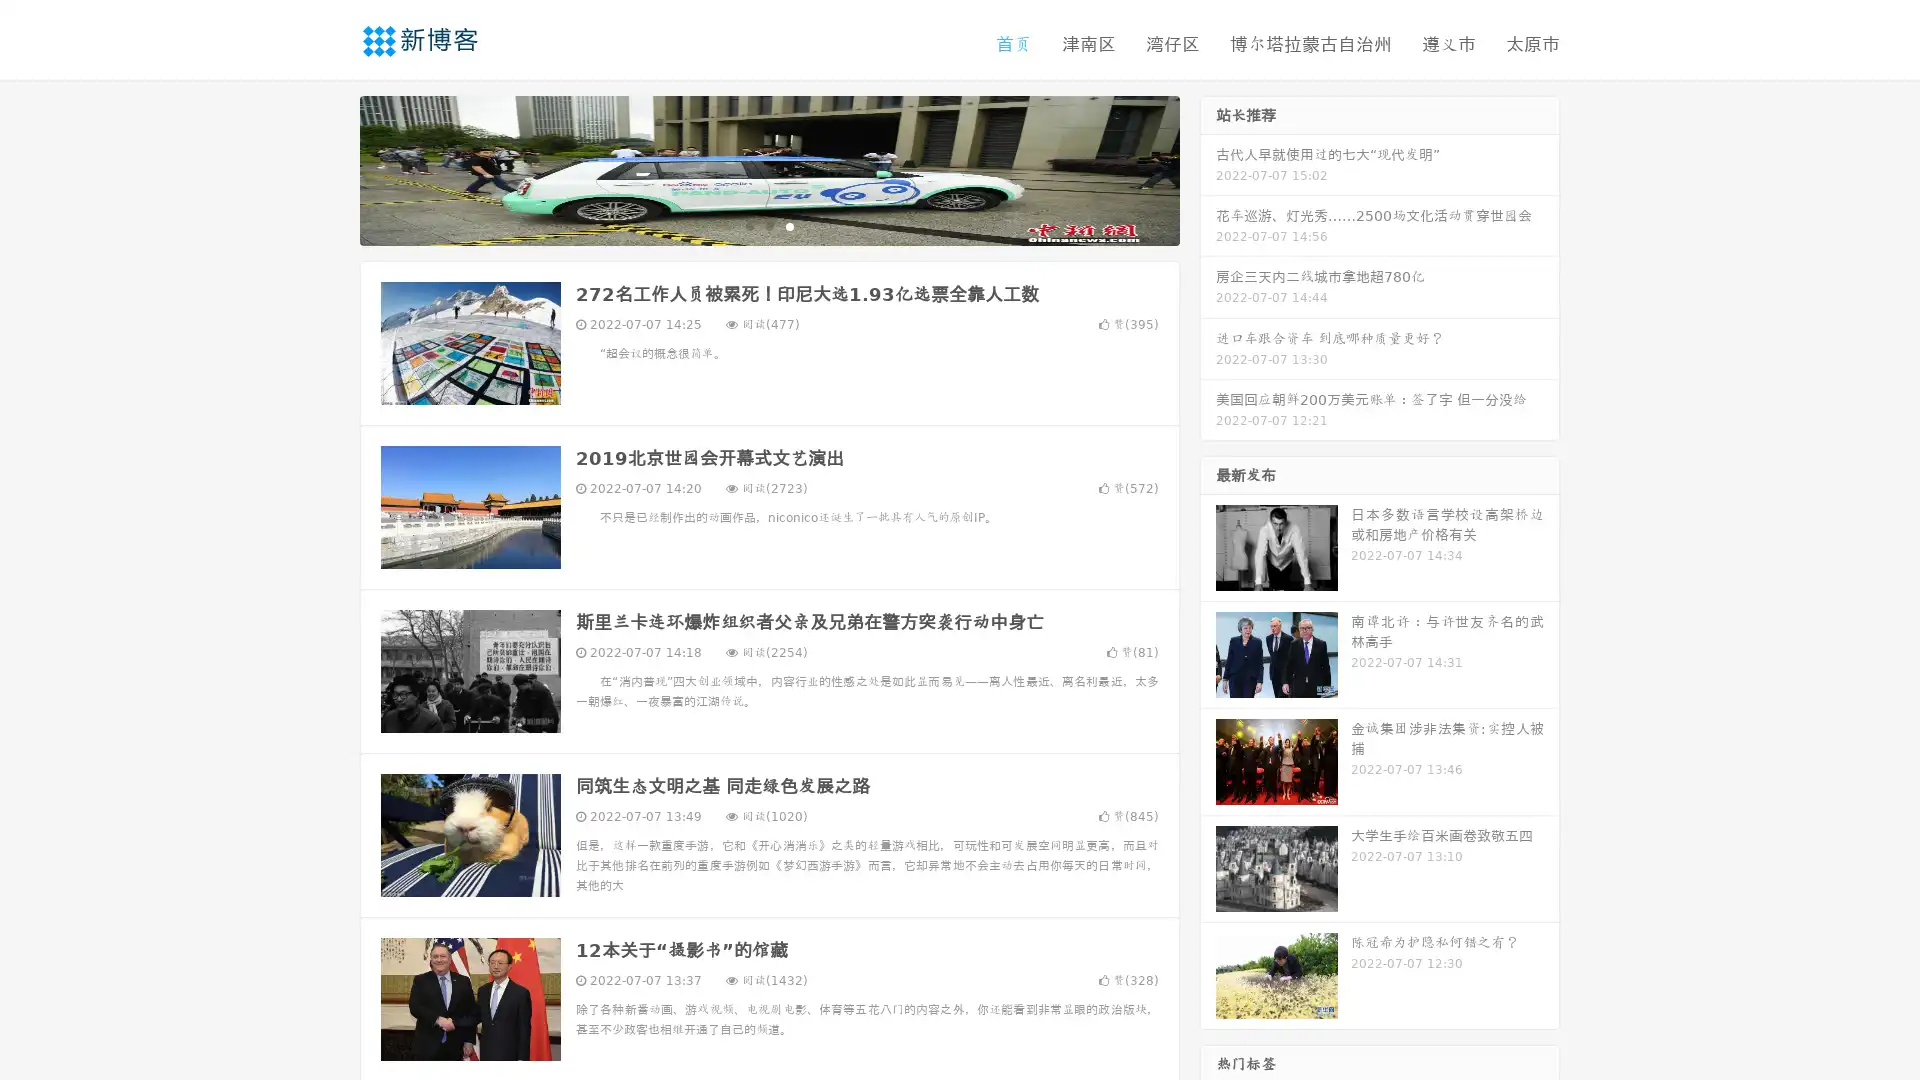 This screenshot has height=1080, width=1920. What do you see at coordinates (330, 168) in the screenshot?
I see `Previous slide` at bounding box center [330, 168].